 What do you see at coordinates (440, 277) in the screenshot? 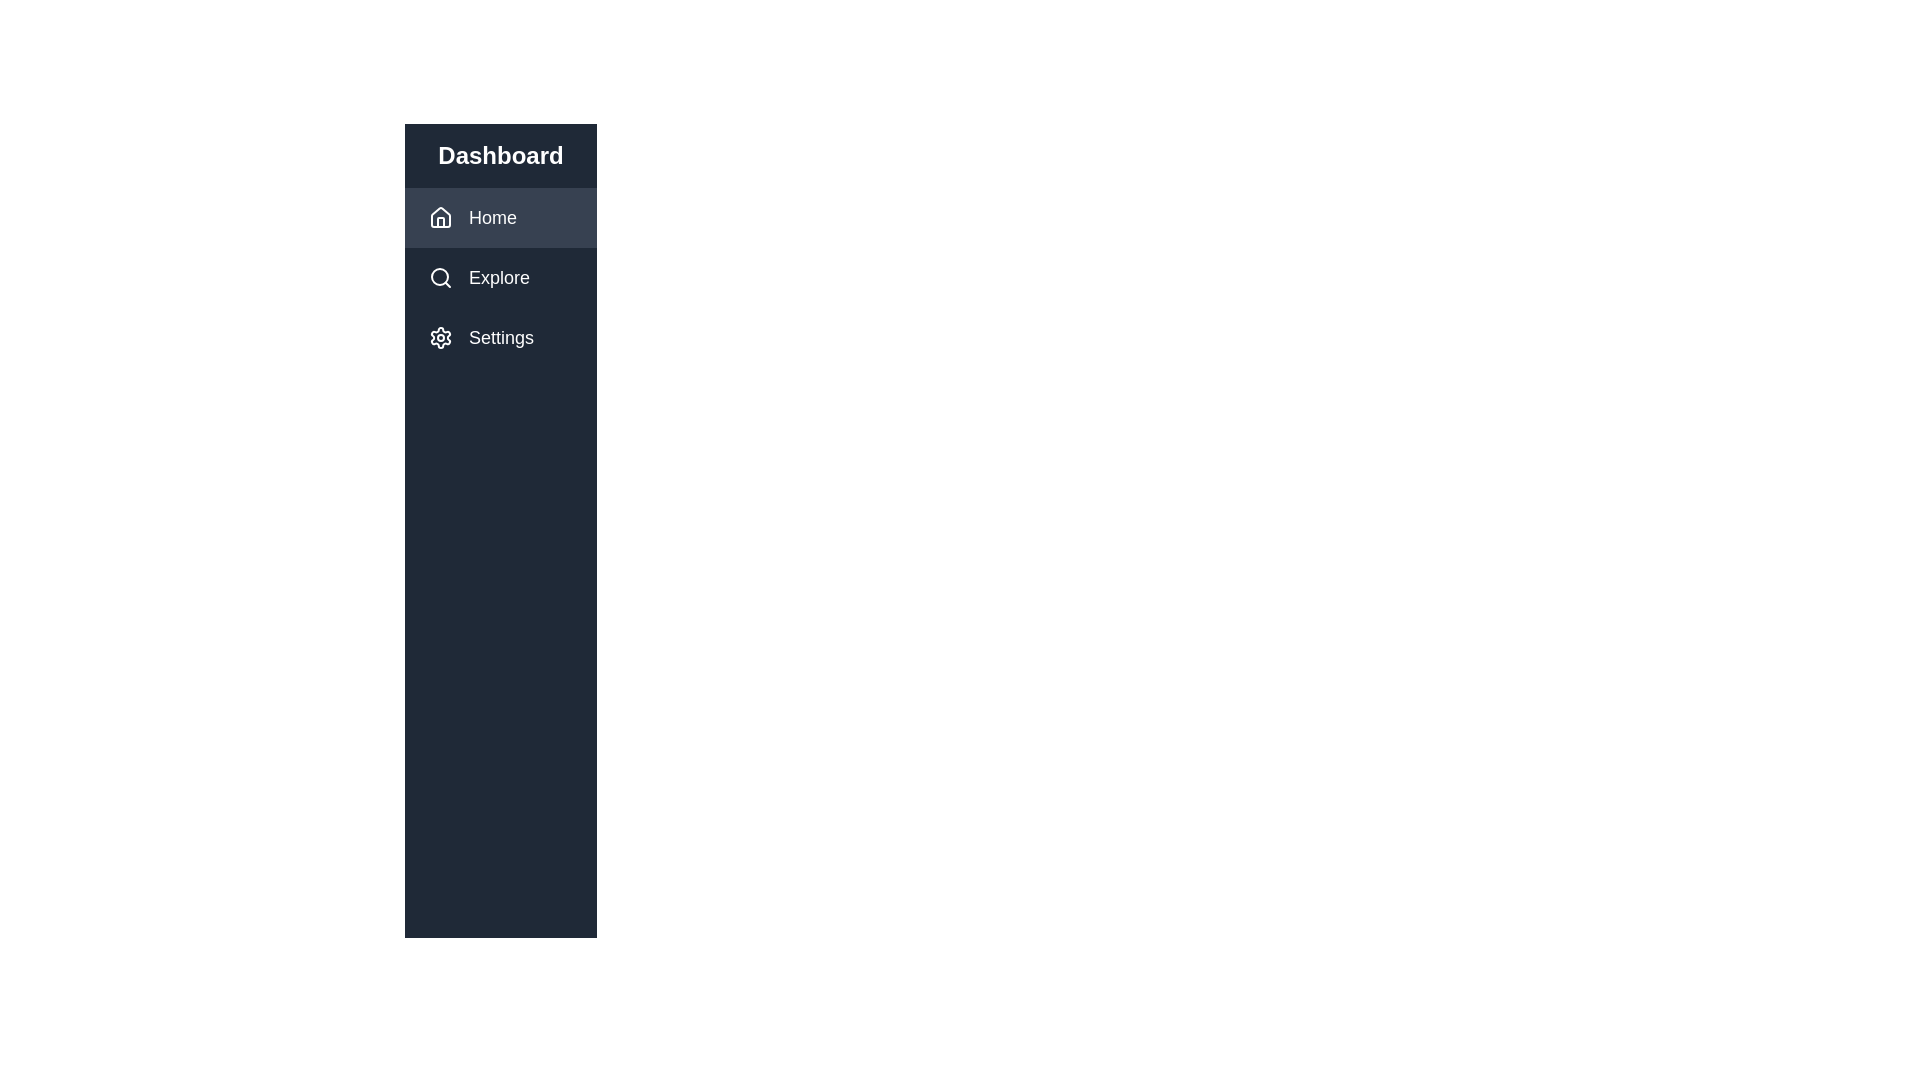
I see `the search icon in the sidebar, which is styled as a magnifying glass and is the second item in the vertical list under the 'Home' icon` at bounding box center [440, 277].